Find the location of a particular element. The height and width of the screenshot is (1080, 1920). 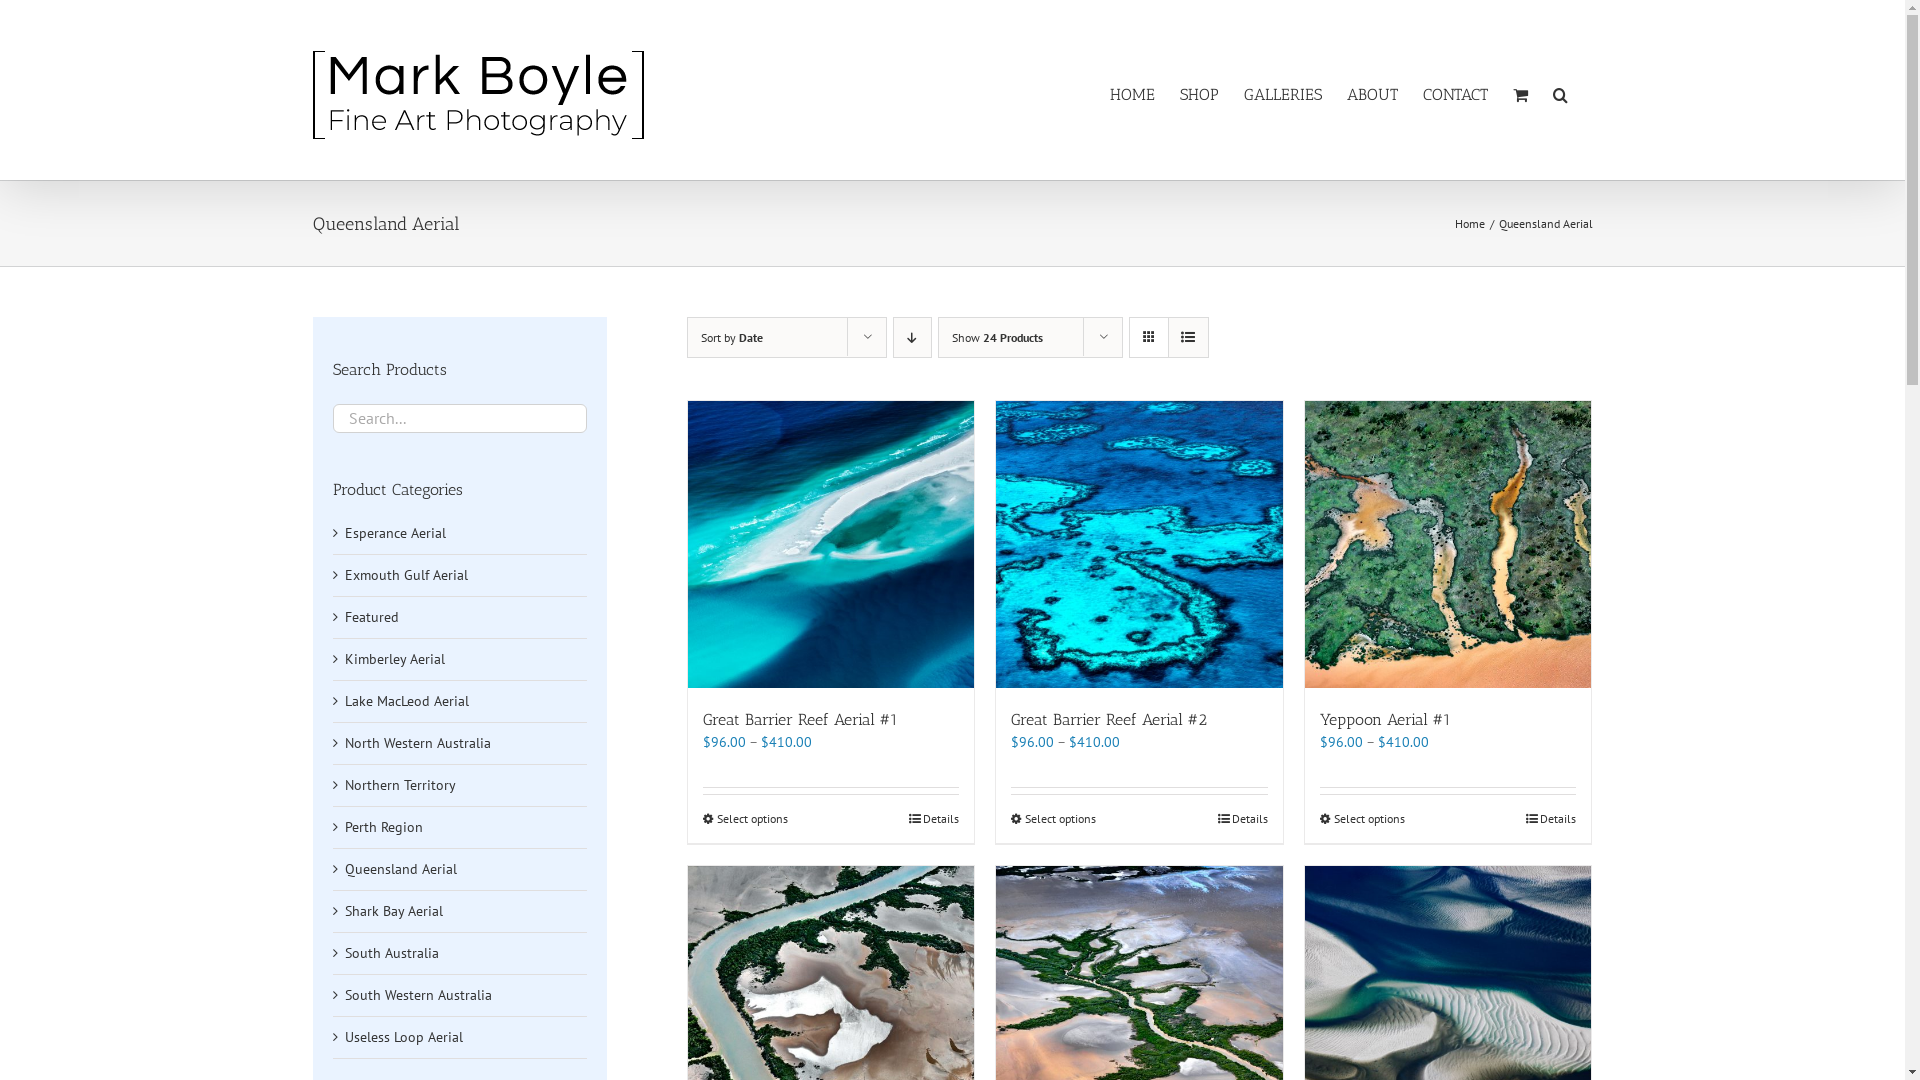

'Show 24 Products' is located at coordinates (997, 336).